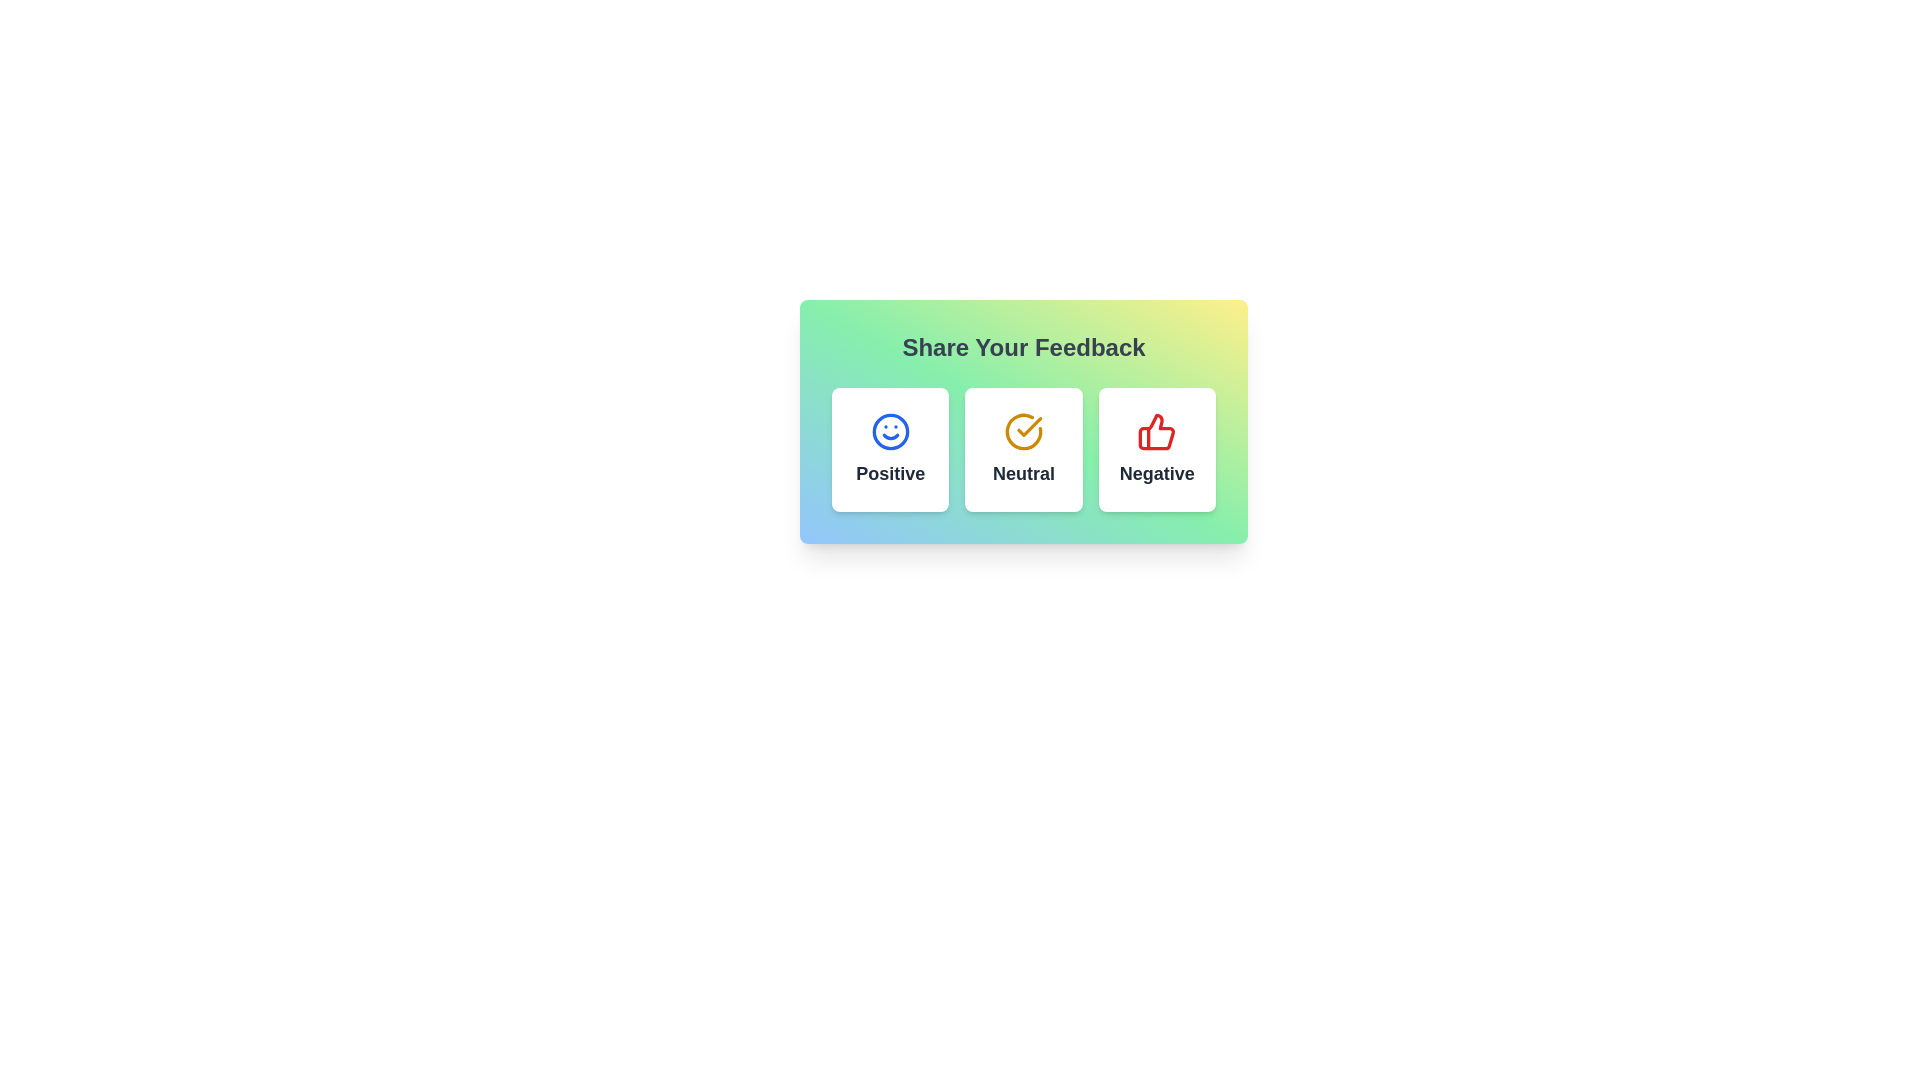  Describe the element at coordinates (889, 474) in the screenshot. I see `the static text label displaying 'Positive' in bold gray color, which is located beneath a smiling face icon in the first option block of a feedback interface` at that location.